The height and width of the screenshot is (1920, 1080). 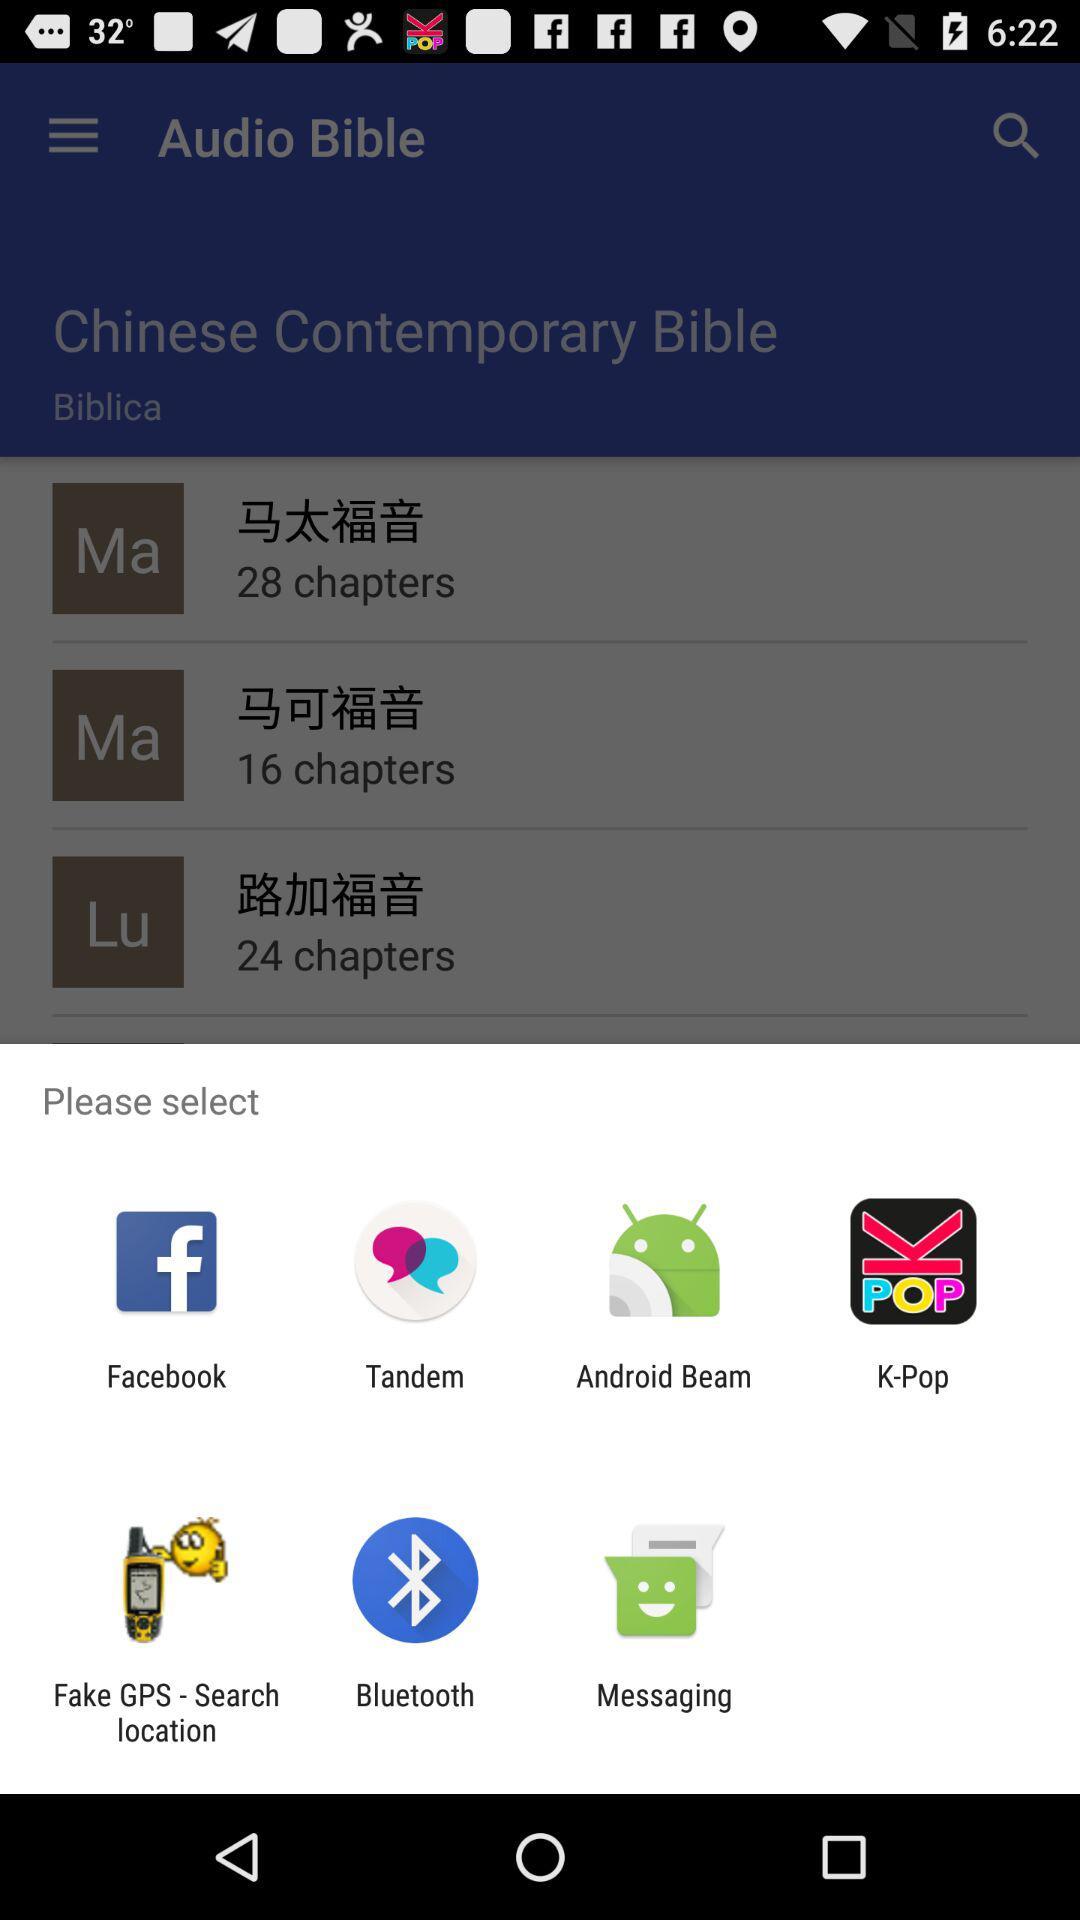 I want to click on item to the right of the bluetooth, so click(x=664, y=1711).